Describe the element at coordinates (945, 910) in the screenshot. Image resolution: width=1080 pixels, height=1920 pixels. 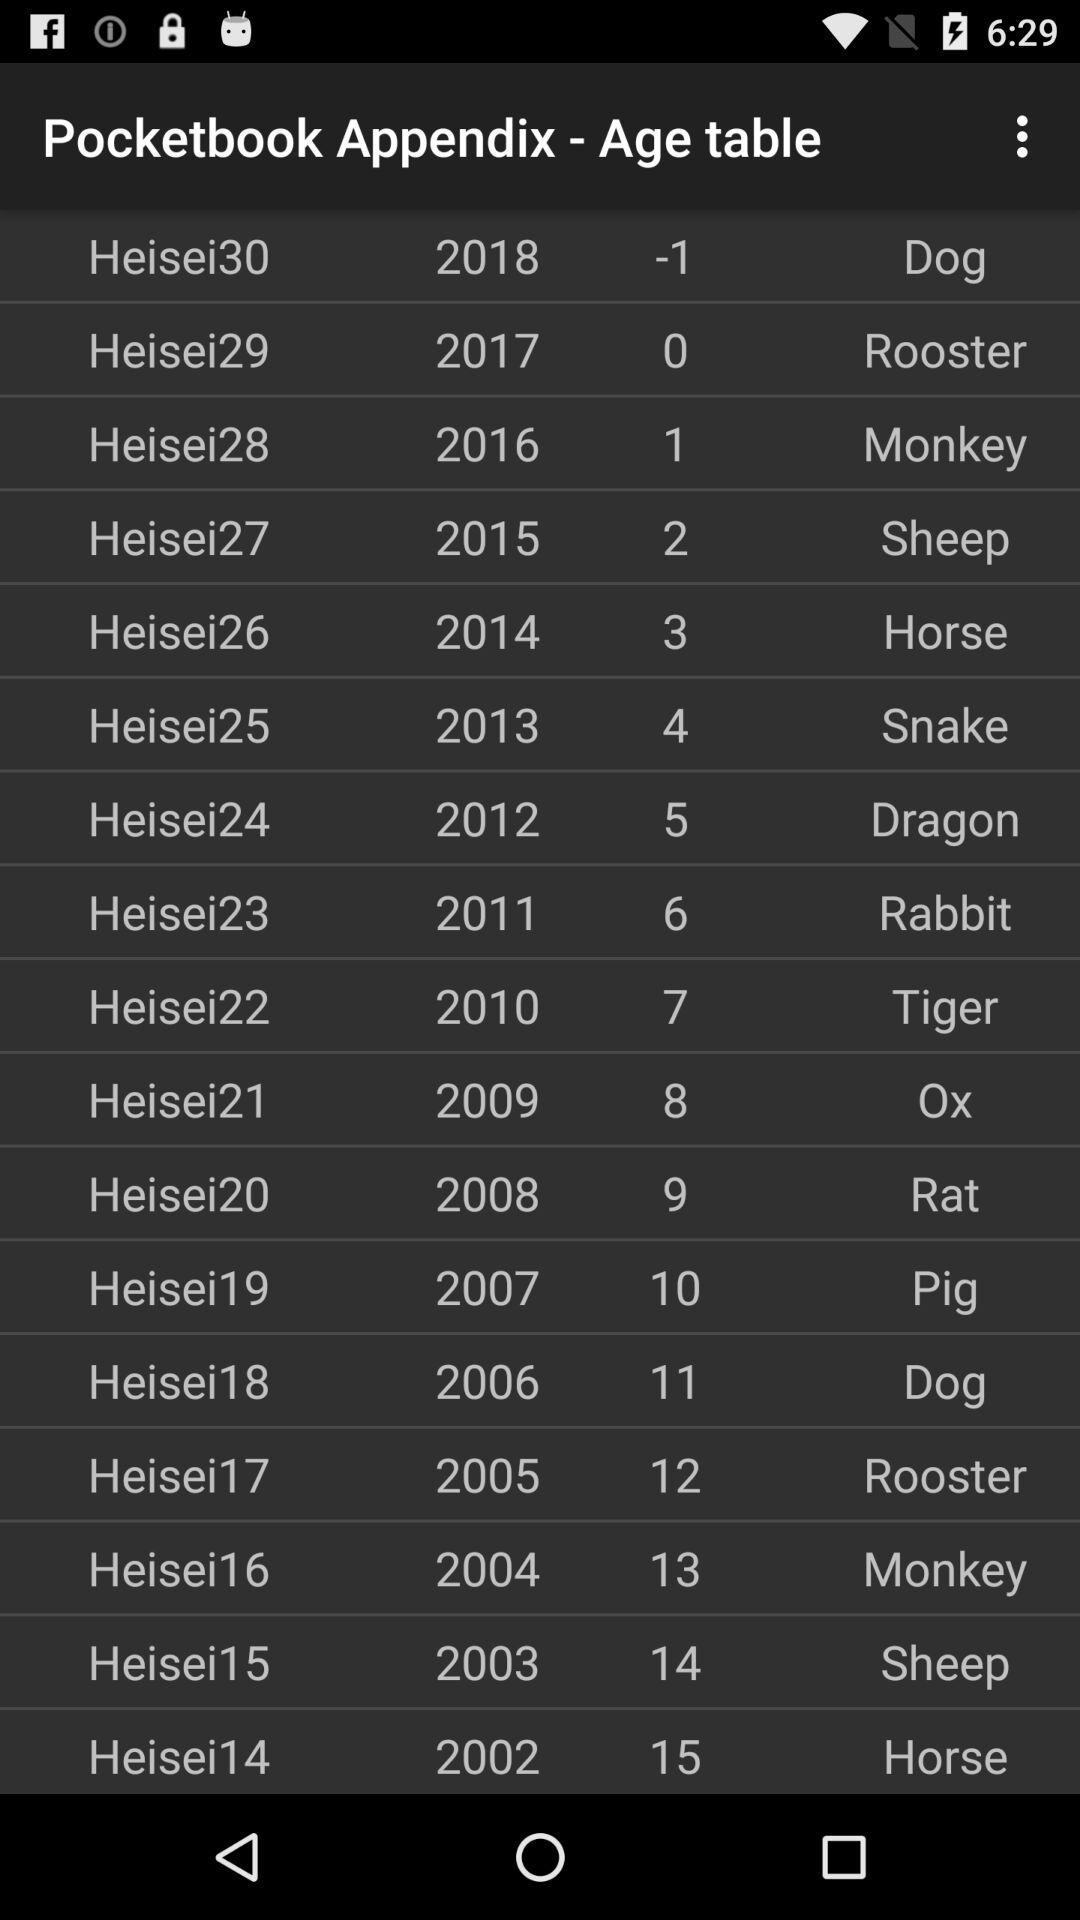
I see `icon below 5 app` at that location.